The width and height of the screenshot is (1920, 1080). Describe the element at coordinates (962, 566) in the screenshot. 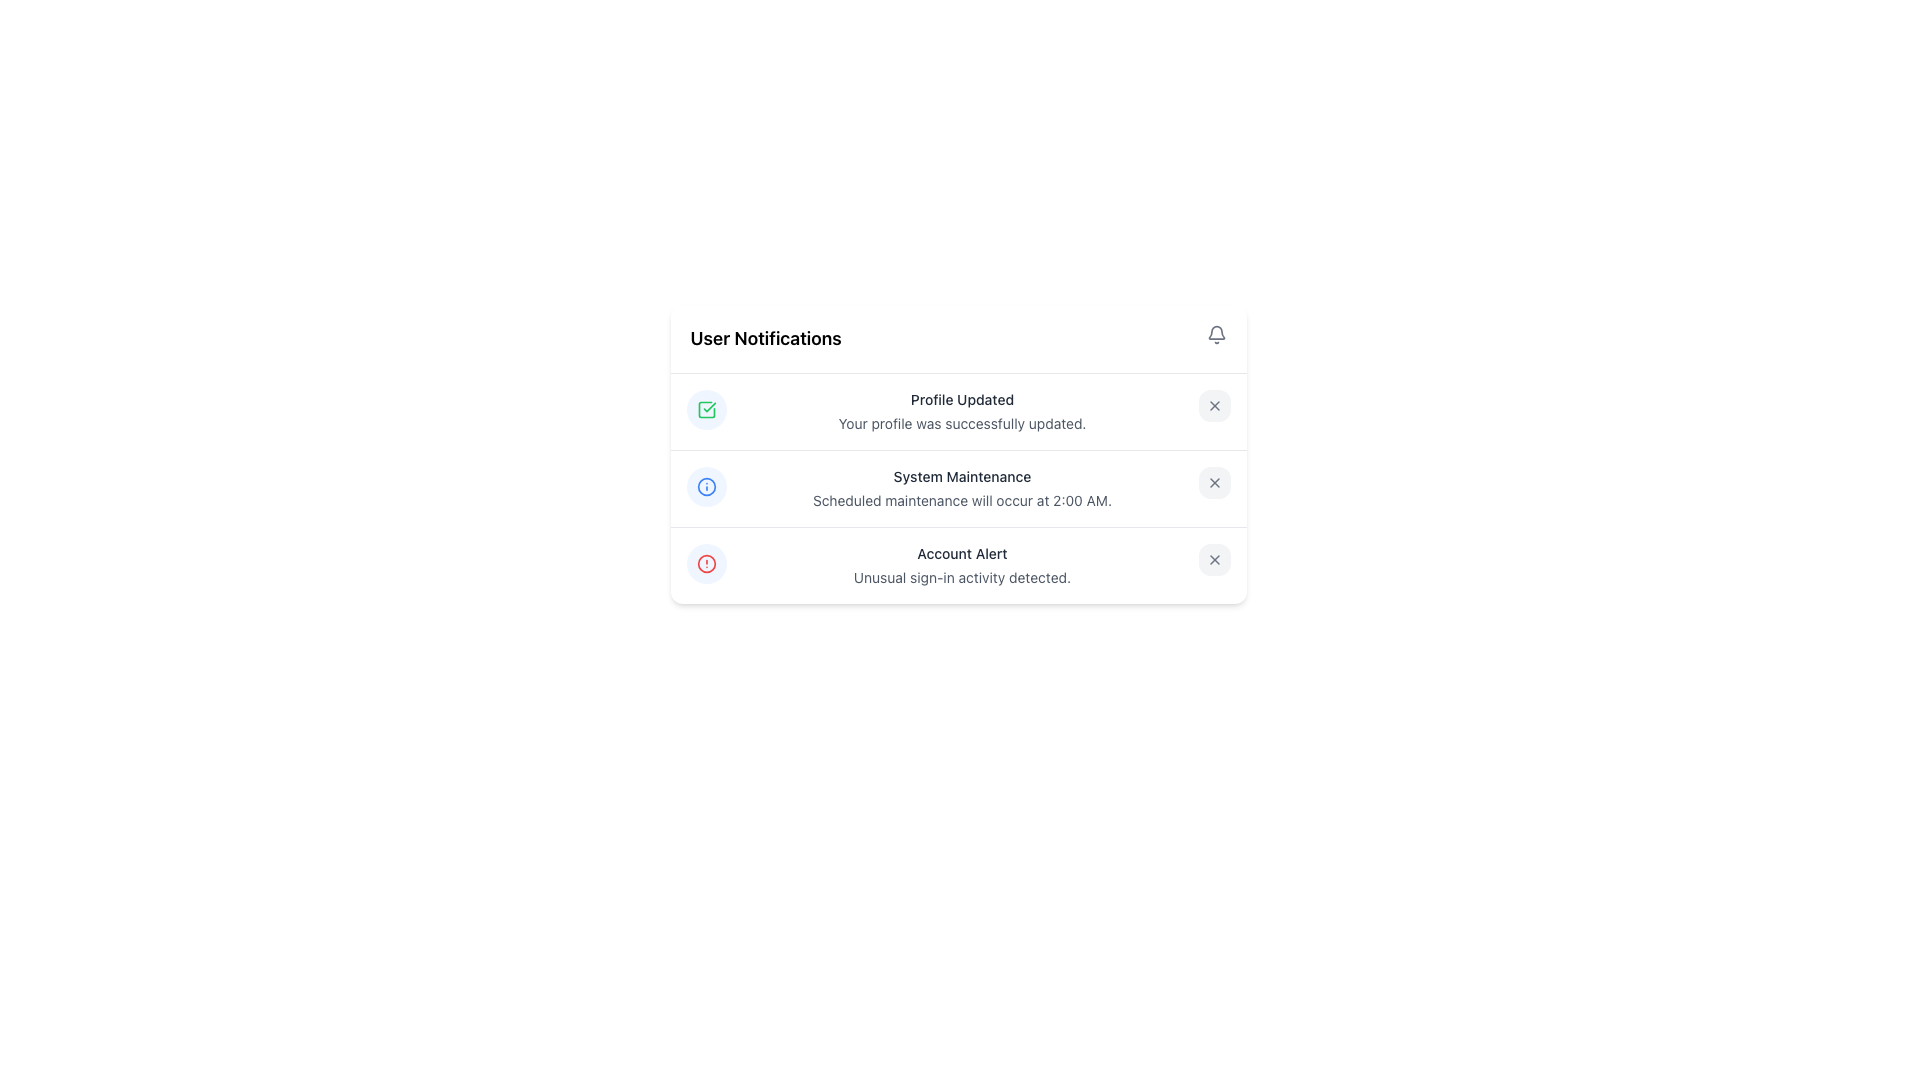

I see `security notification about unusual sign-in activity, which is the third notification in the list below 'System Maintenance'` at that location.